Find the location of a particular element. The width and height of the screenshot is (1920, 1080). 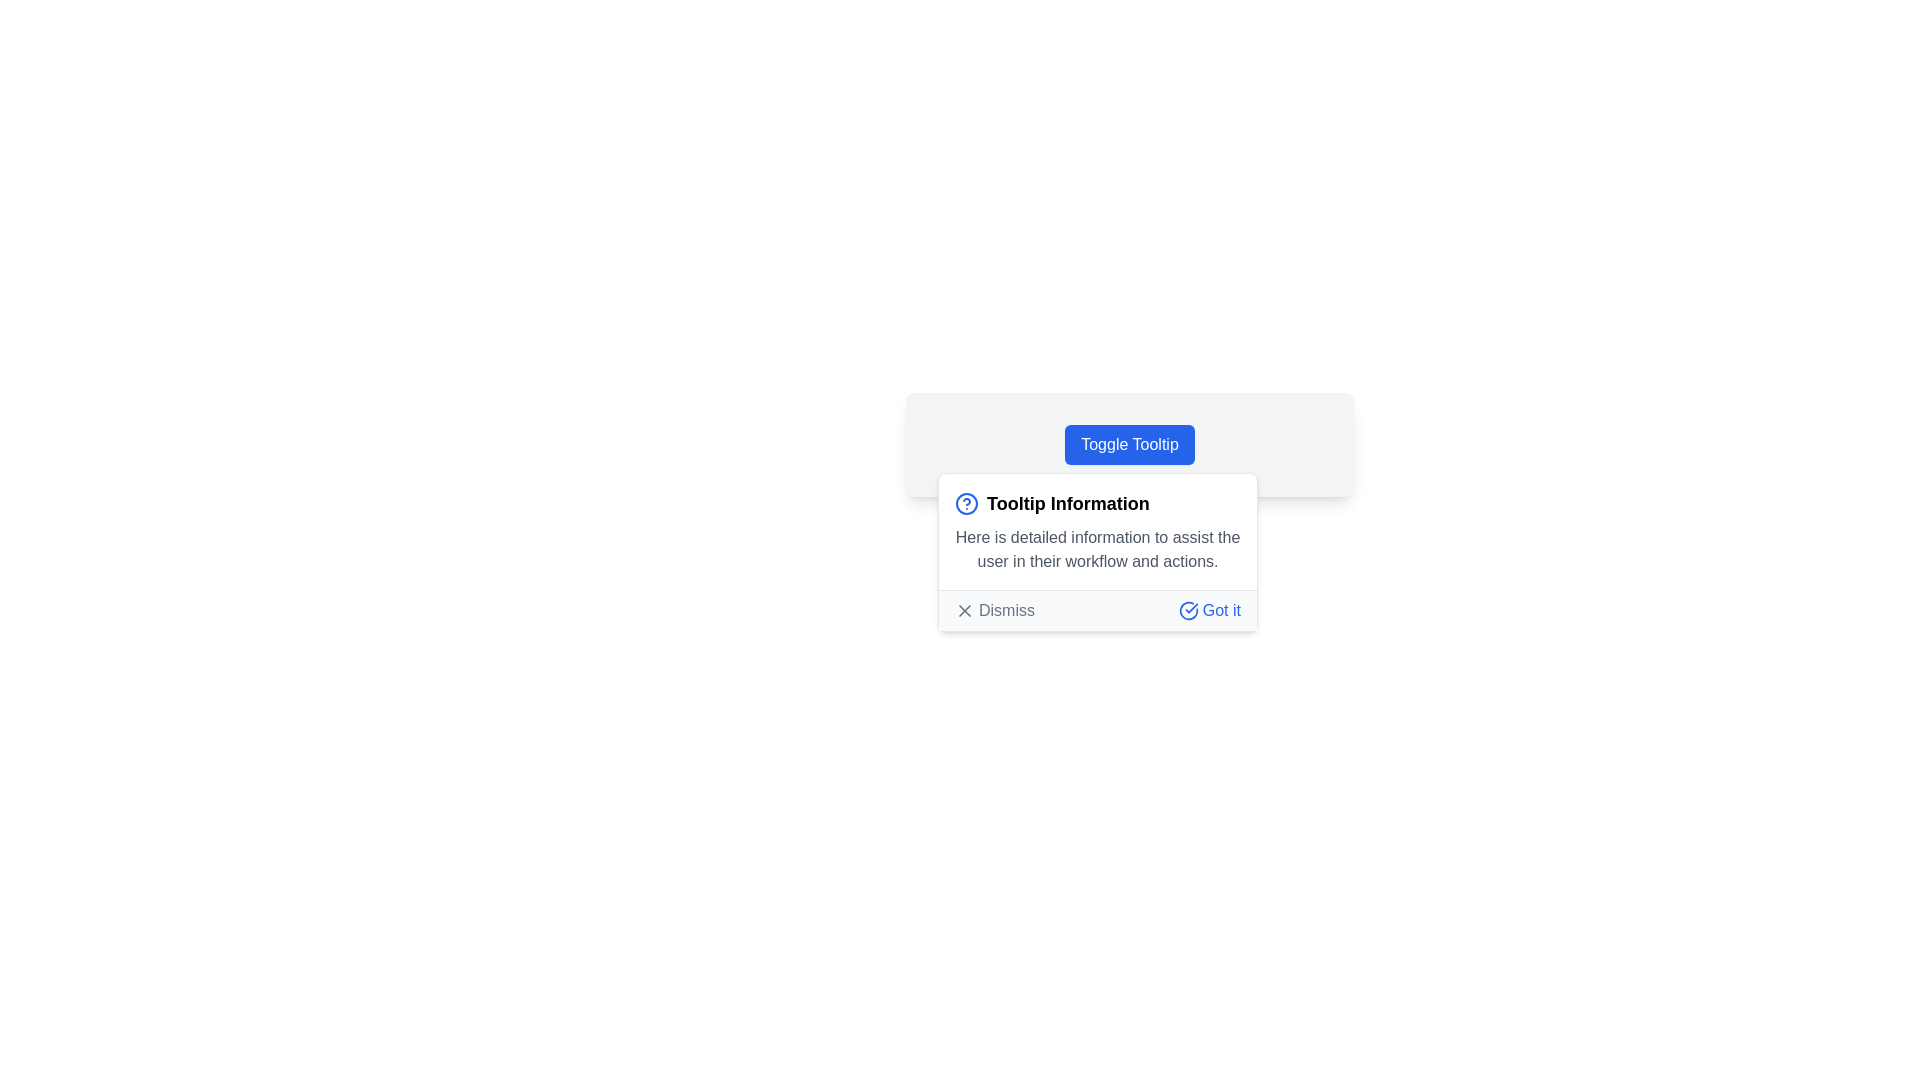

the button that toggles the visibility of the tooltip below it is located at coordinates (1129, 443).